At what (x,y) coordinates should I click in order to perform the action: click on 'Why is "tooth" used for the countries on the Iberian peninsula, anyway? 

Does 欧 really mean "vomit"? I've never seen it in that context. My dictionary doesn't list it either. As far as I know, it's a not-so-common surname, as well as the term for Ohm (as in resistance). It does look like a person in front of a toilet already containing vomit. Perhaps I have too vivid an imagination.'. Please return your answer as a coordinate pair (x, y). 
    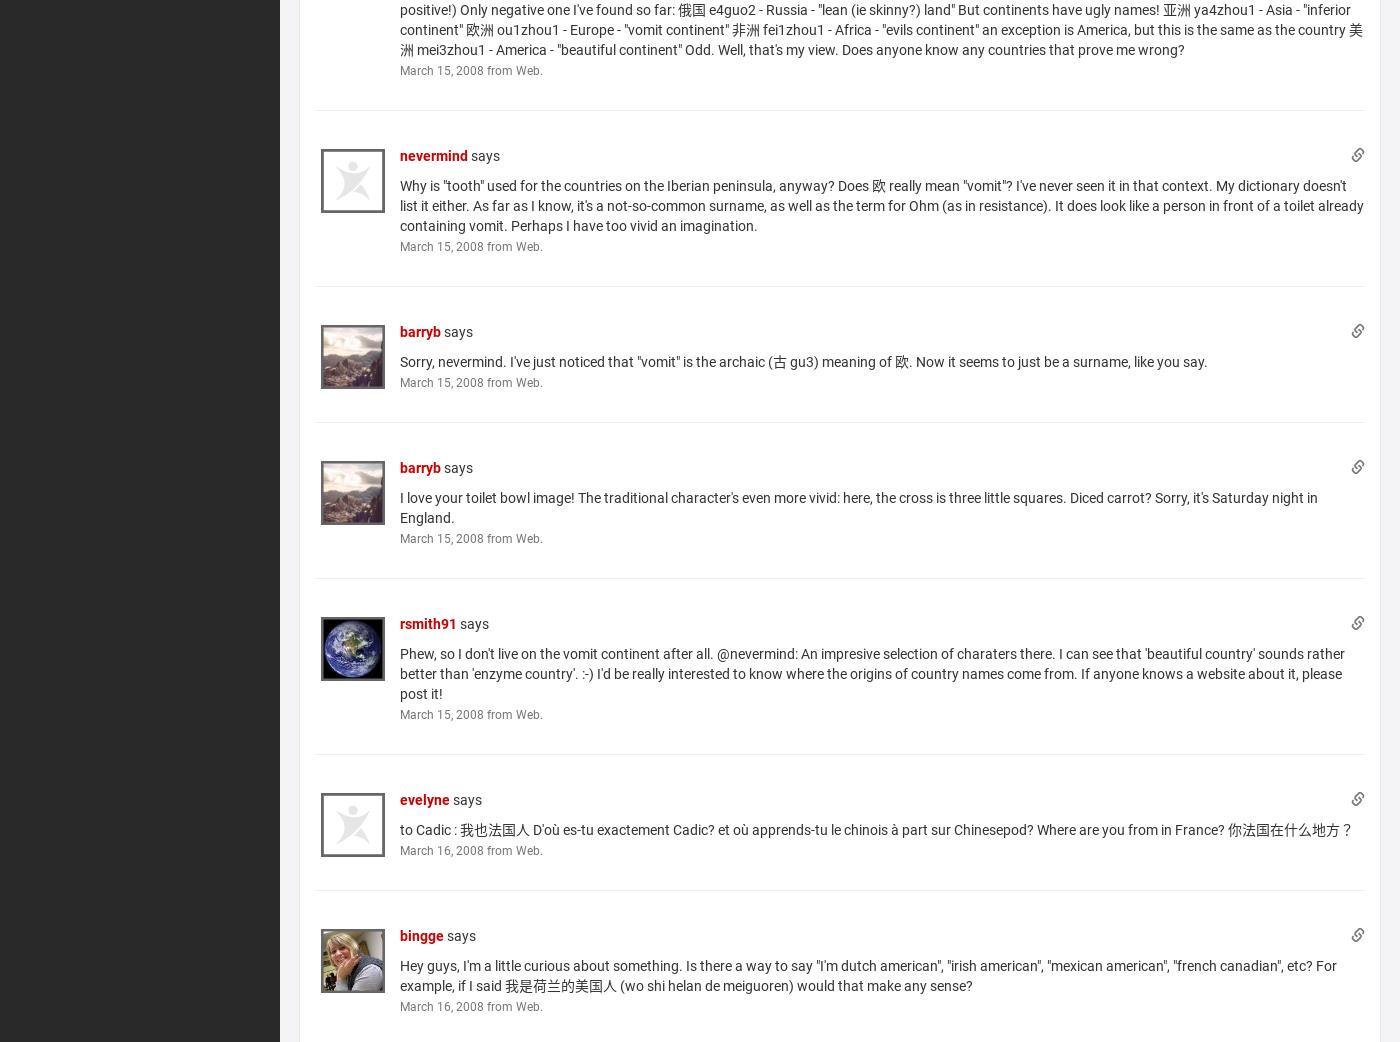
    Looking at the image, I should click on (882, 203).